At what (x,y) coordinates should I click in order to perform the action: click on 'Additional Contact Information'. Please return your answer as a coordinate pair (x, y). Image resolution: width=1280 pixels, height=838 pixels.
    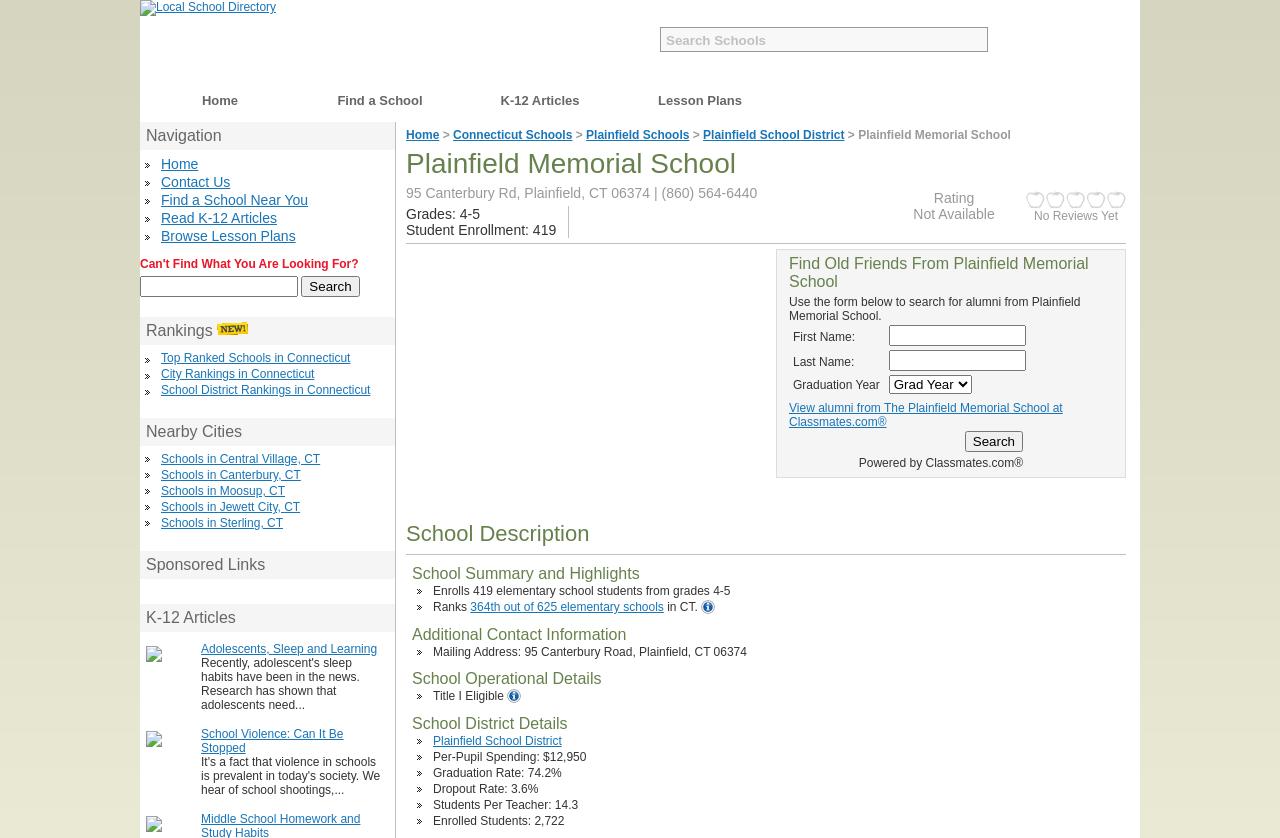
    Looking at the image, I should click on (411, 633).